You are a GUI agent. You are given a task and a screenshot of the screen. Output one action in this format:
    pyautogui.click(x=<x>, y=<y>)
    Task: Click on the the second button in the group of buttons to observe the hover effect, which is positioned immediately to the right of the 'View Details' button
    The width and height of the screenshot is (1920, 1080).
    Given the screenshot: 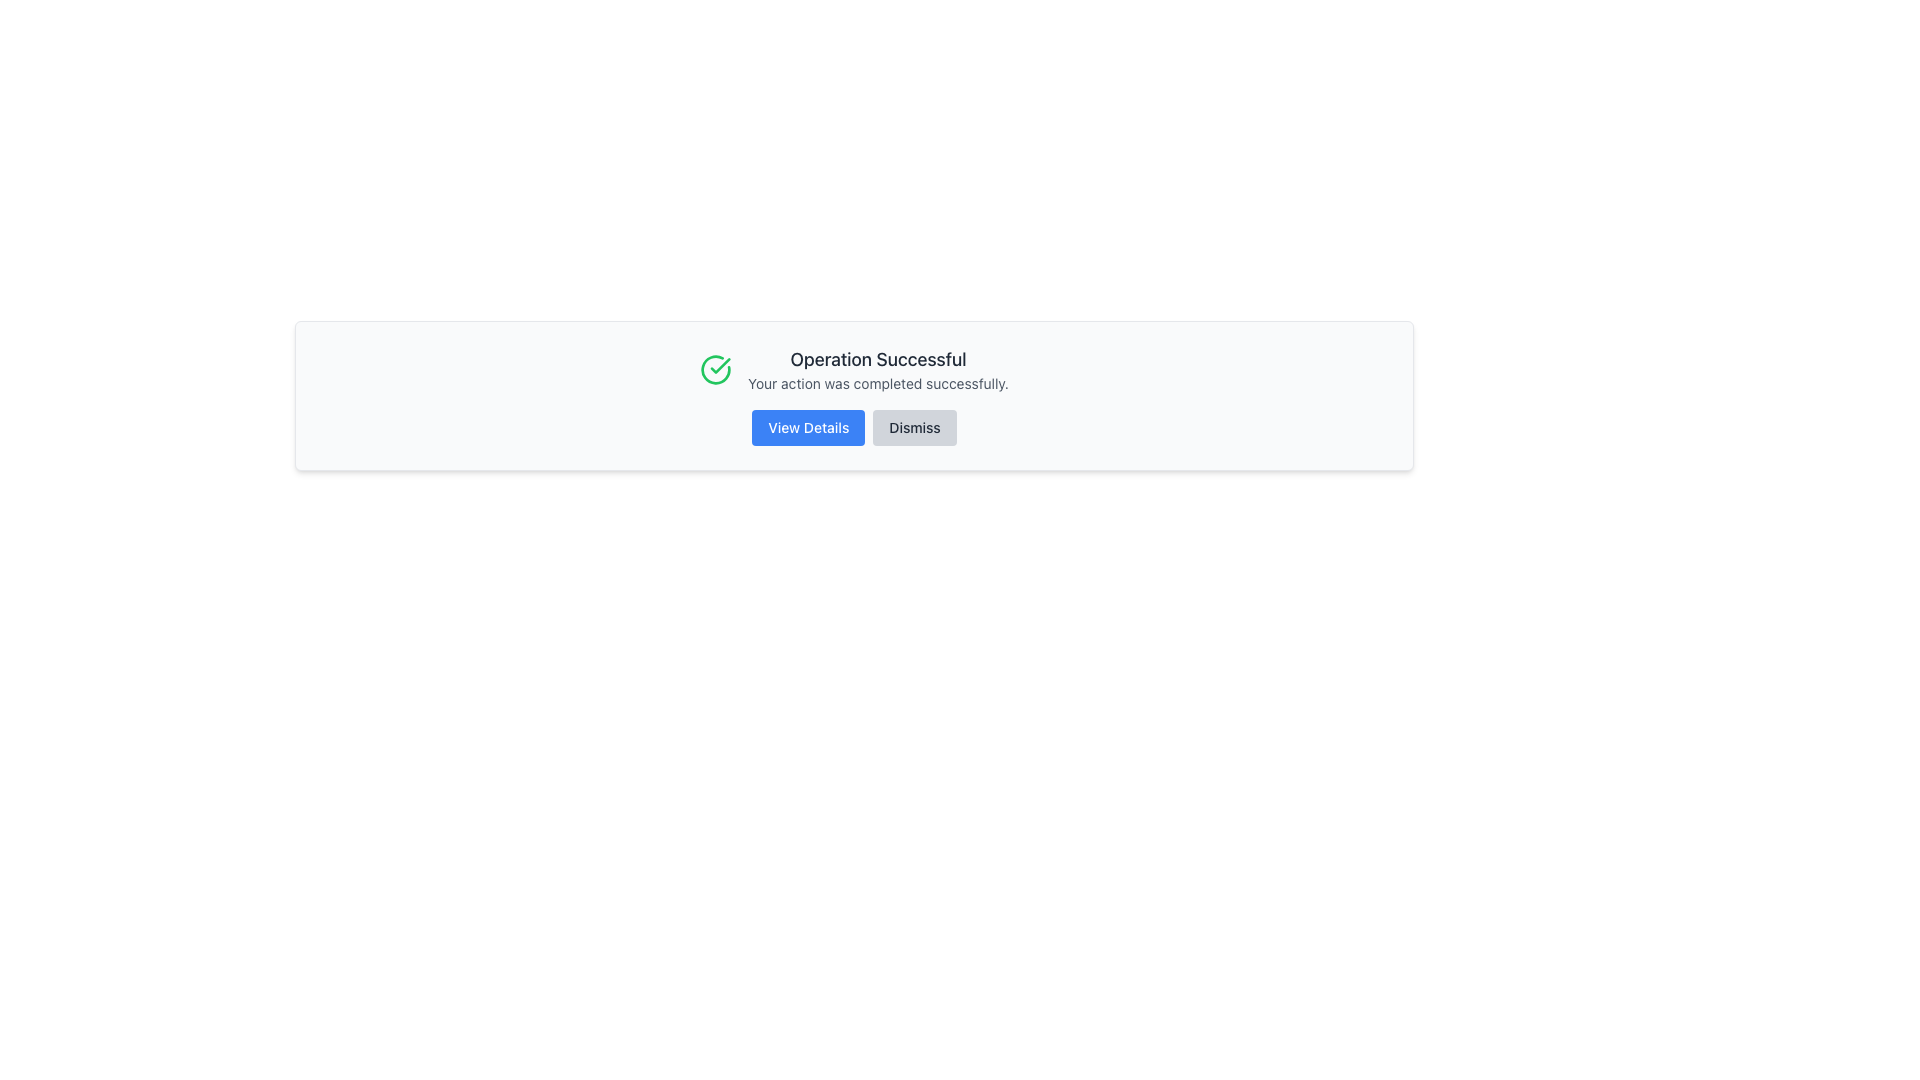 What is the action you would take?
    pyautogui.click(x=914, y=427)
    